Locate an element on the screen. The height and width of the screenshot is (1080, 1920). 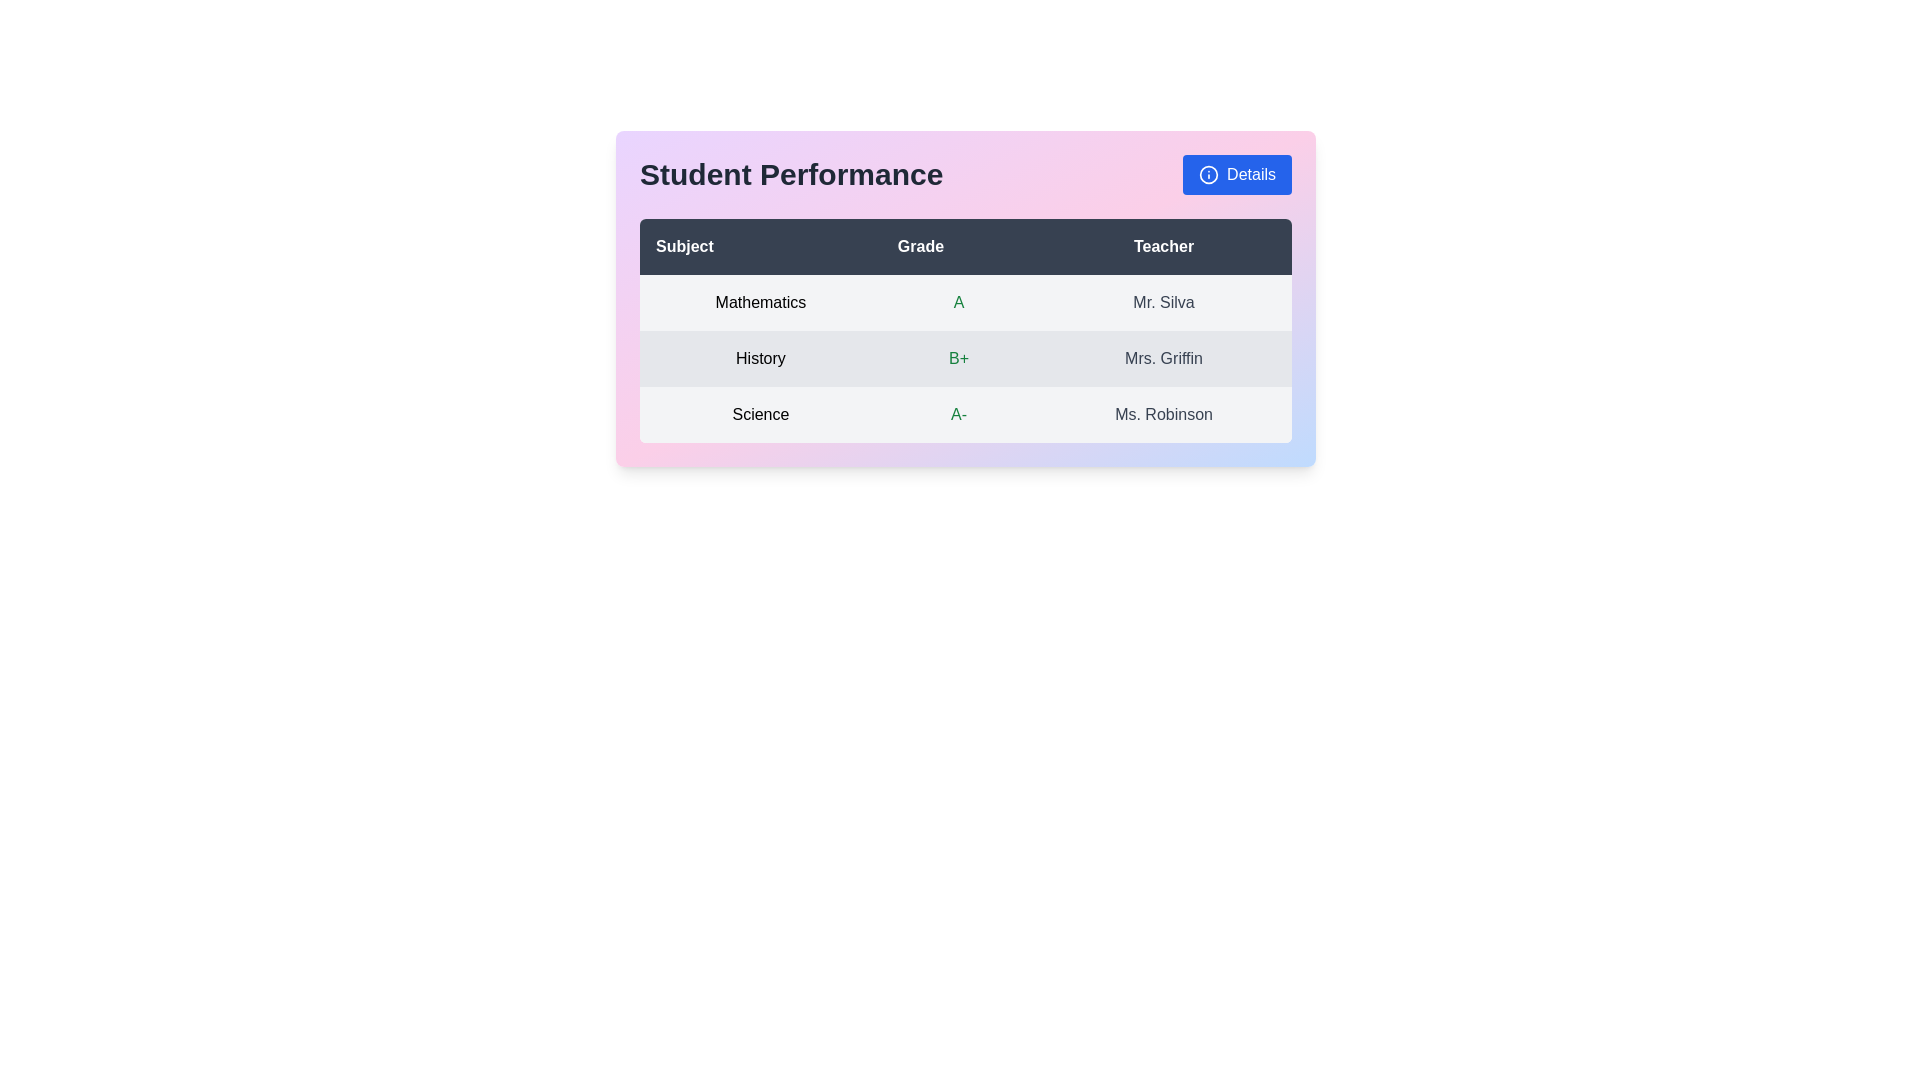
the Text Label indicating the teacher's name in the third column of the table, which is associated with the subject 'Science' and grade 'A-' is located at coordinates (1164, 414).